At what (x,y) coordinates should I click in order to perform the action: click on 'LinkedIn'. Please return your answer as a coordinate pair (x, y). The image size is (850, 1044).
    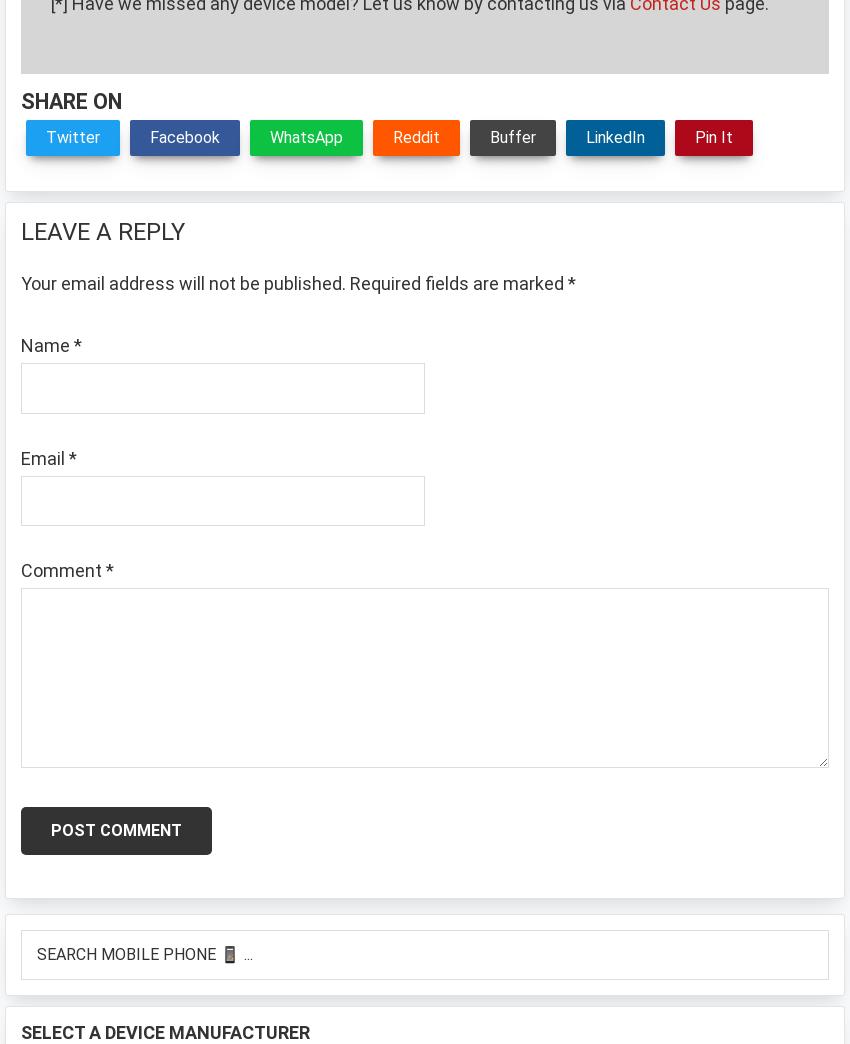
    Looking at the image, I should click on (585, 135).